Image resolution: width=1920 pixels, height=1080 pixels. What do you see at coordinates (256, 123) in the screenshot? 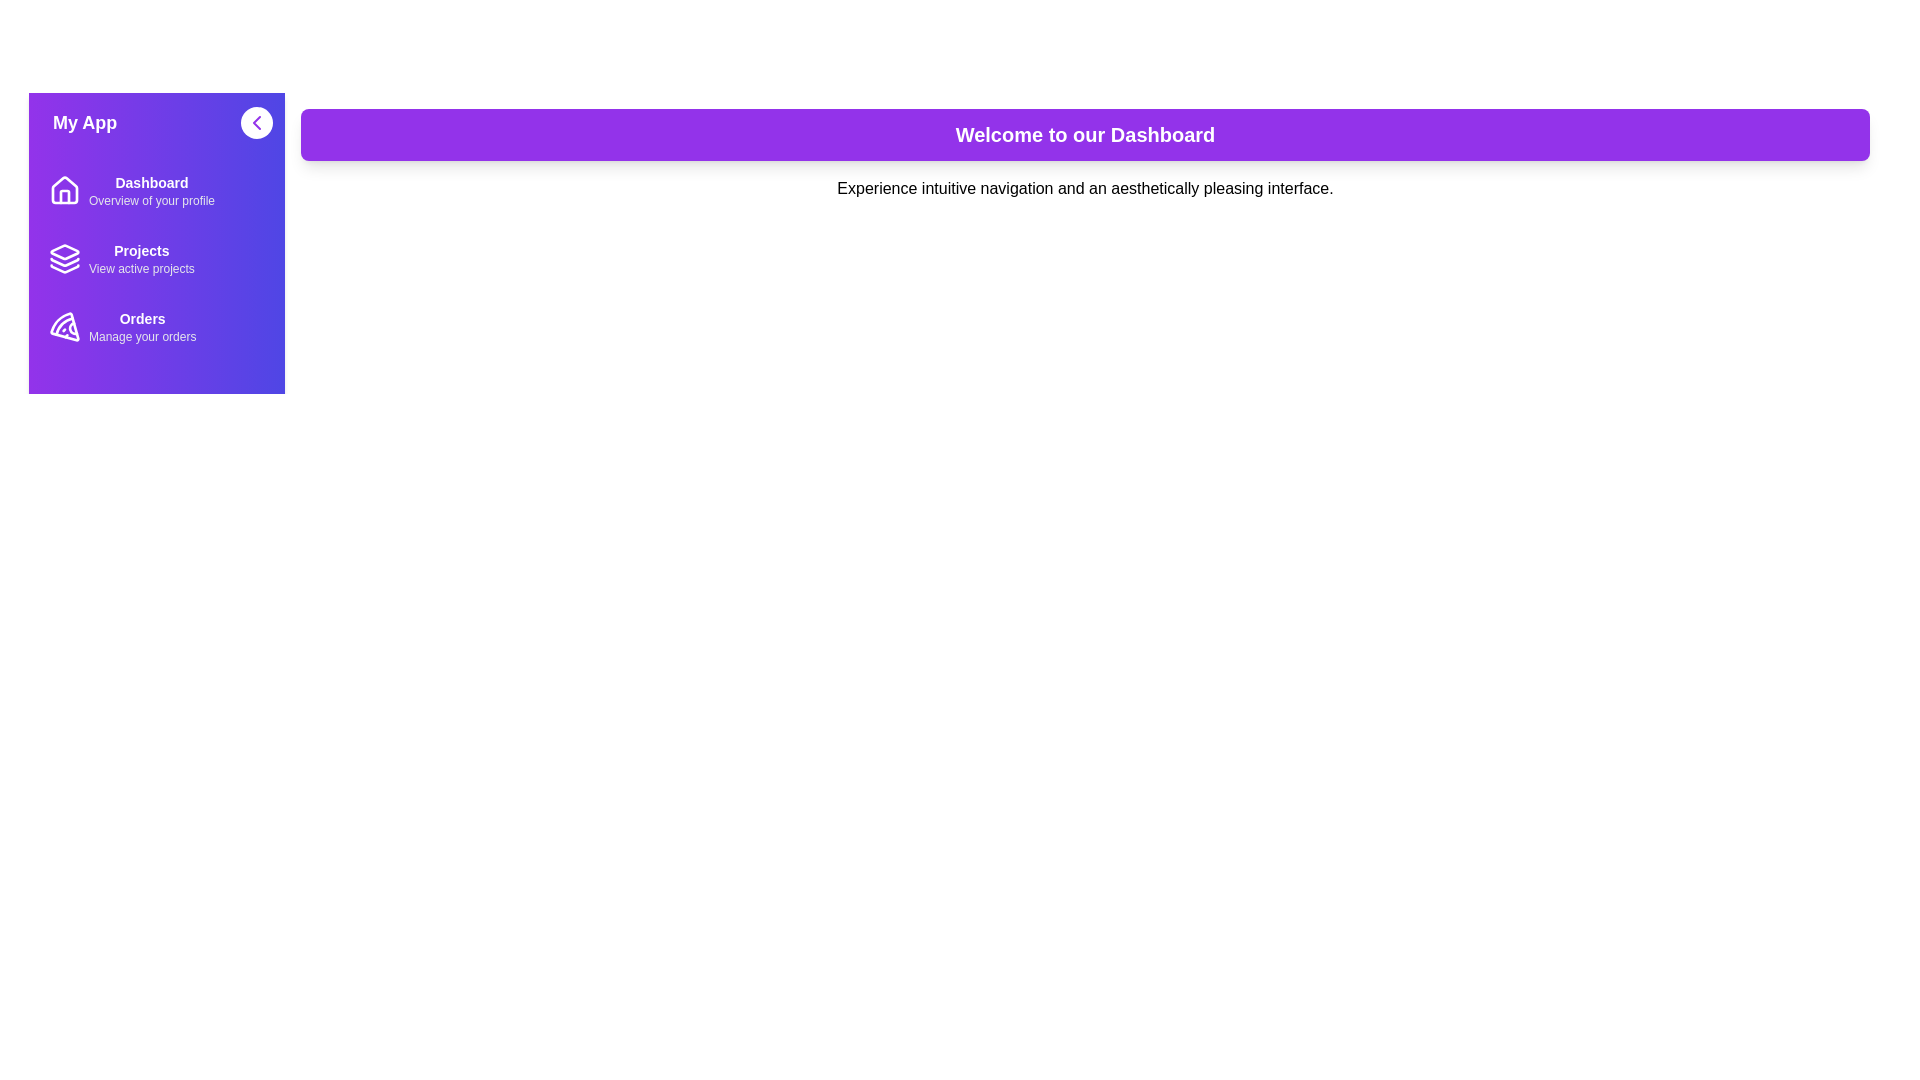
I see `the arrow button to toggle the sidebar visibility` at bounding box center [256, 123].